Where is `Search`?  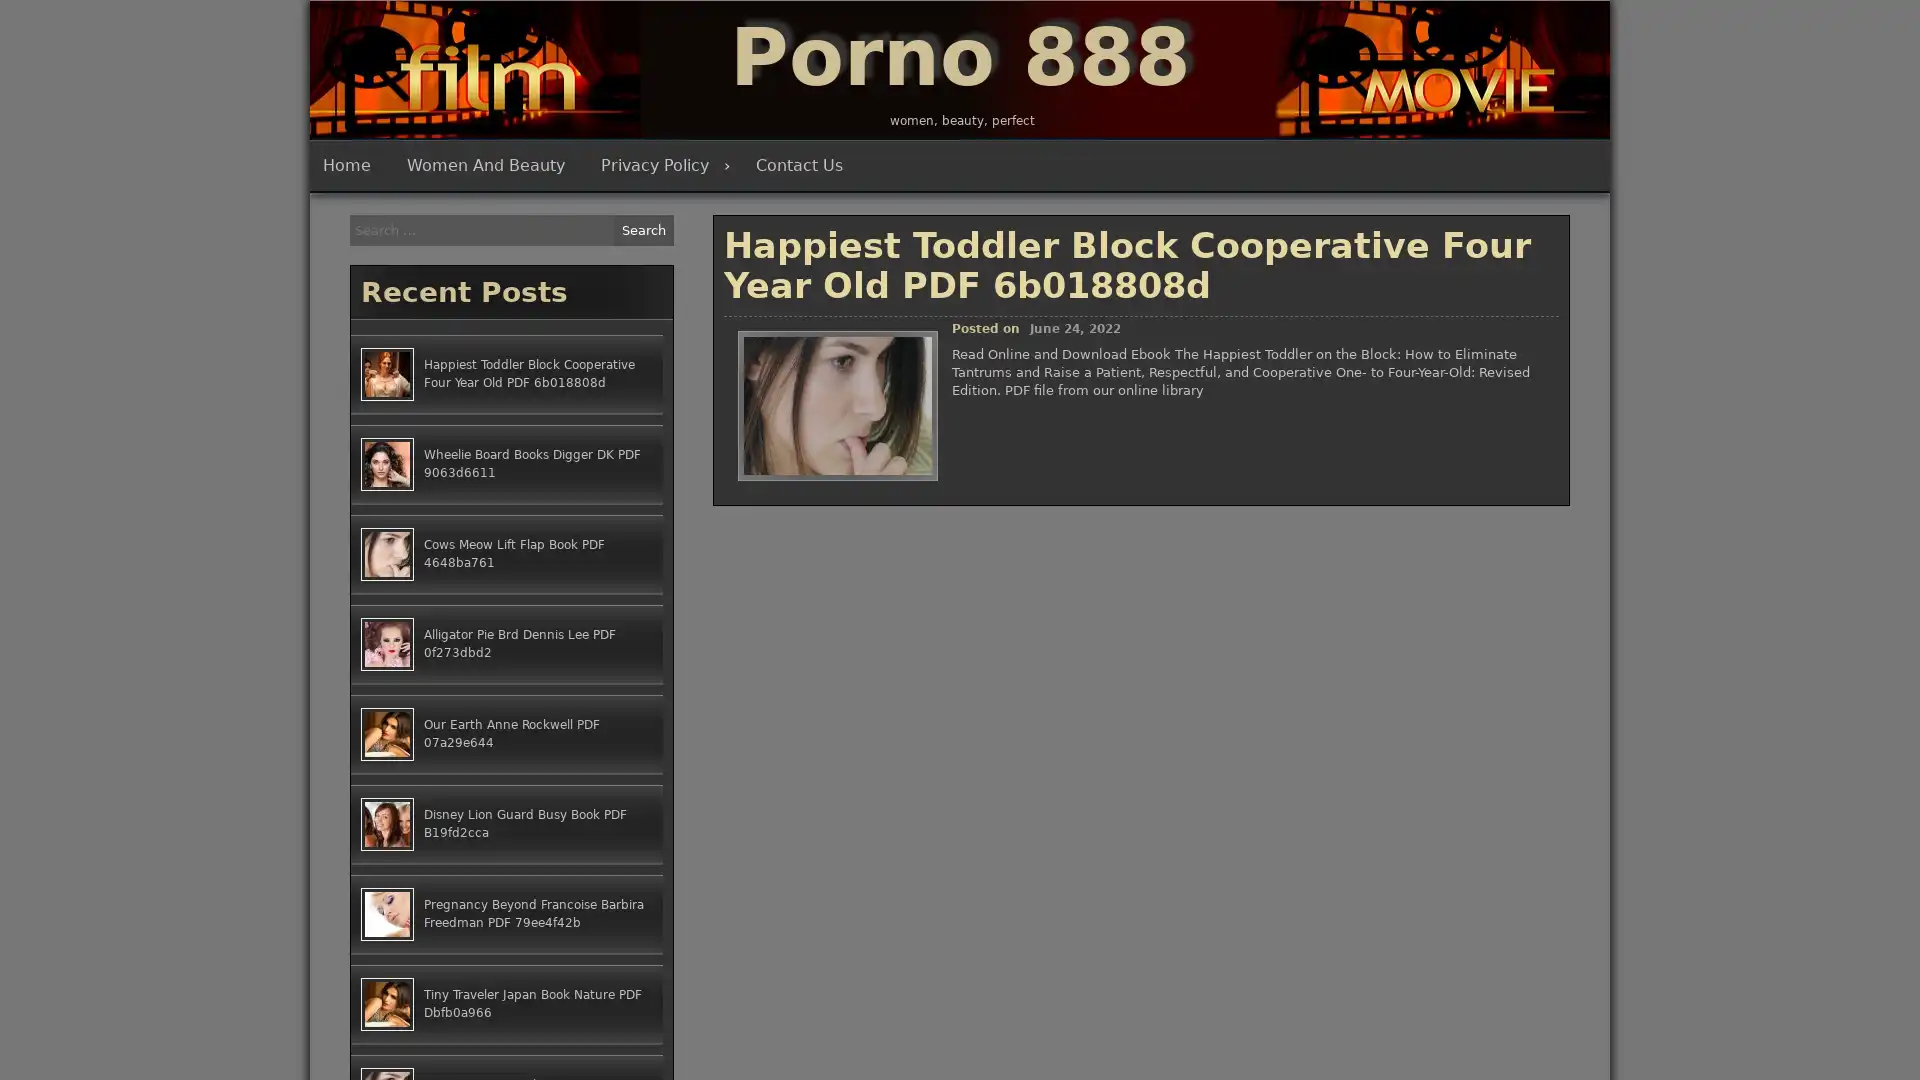
Search is located at coordinates (643, 229).